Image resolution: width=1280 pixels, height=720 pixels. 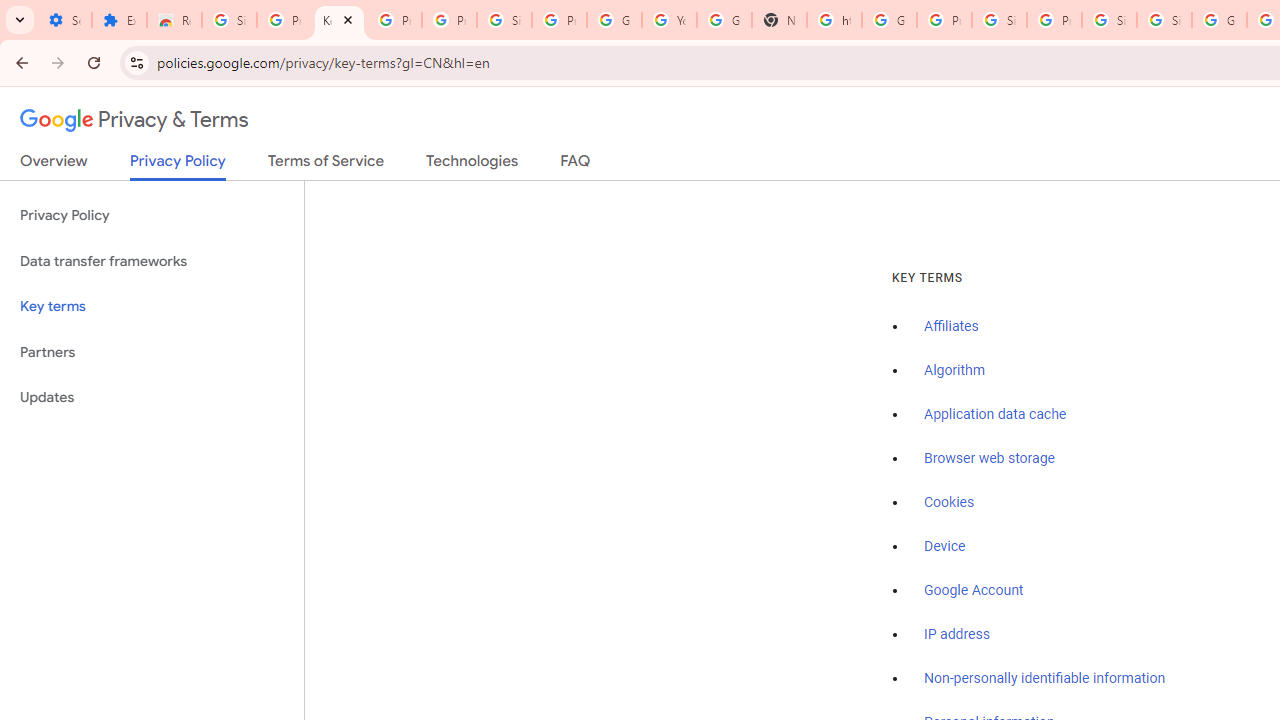 What do you see at coordinates (953, 371) in the screenshot?
I see `'Algorithm'` at bounding box center [953, 371].